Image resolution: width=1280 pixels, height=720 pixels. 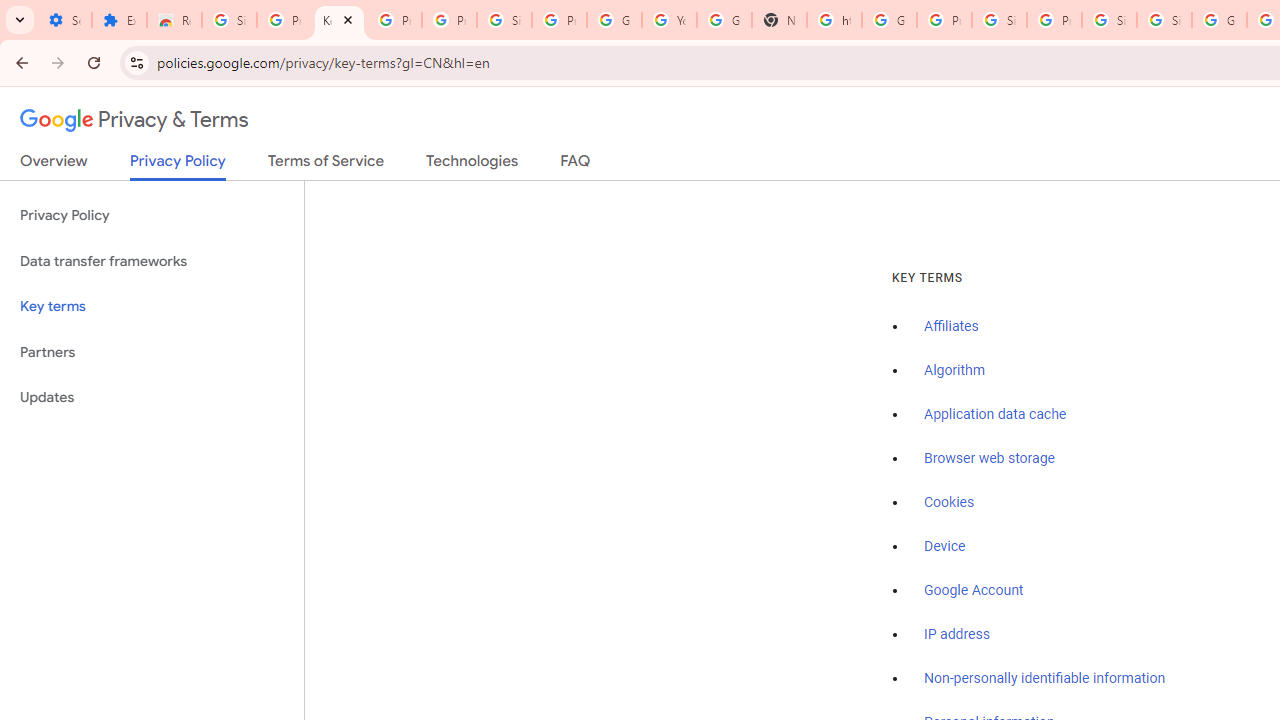 What do you see at coordinates (953, 371) in the screenshot?
I see `'Algorithm'` at bounding box center [953, 371].